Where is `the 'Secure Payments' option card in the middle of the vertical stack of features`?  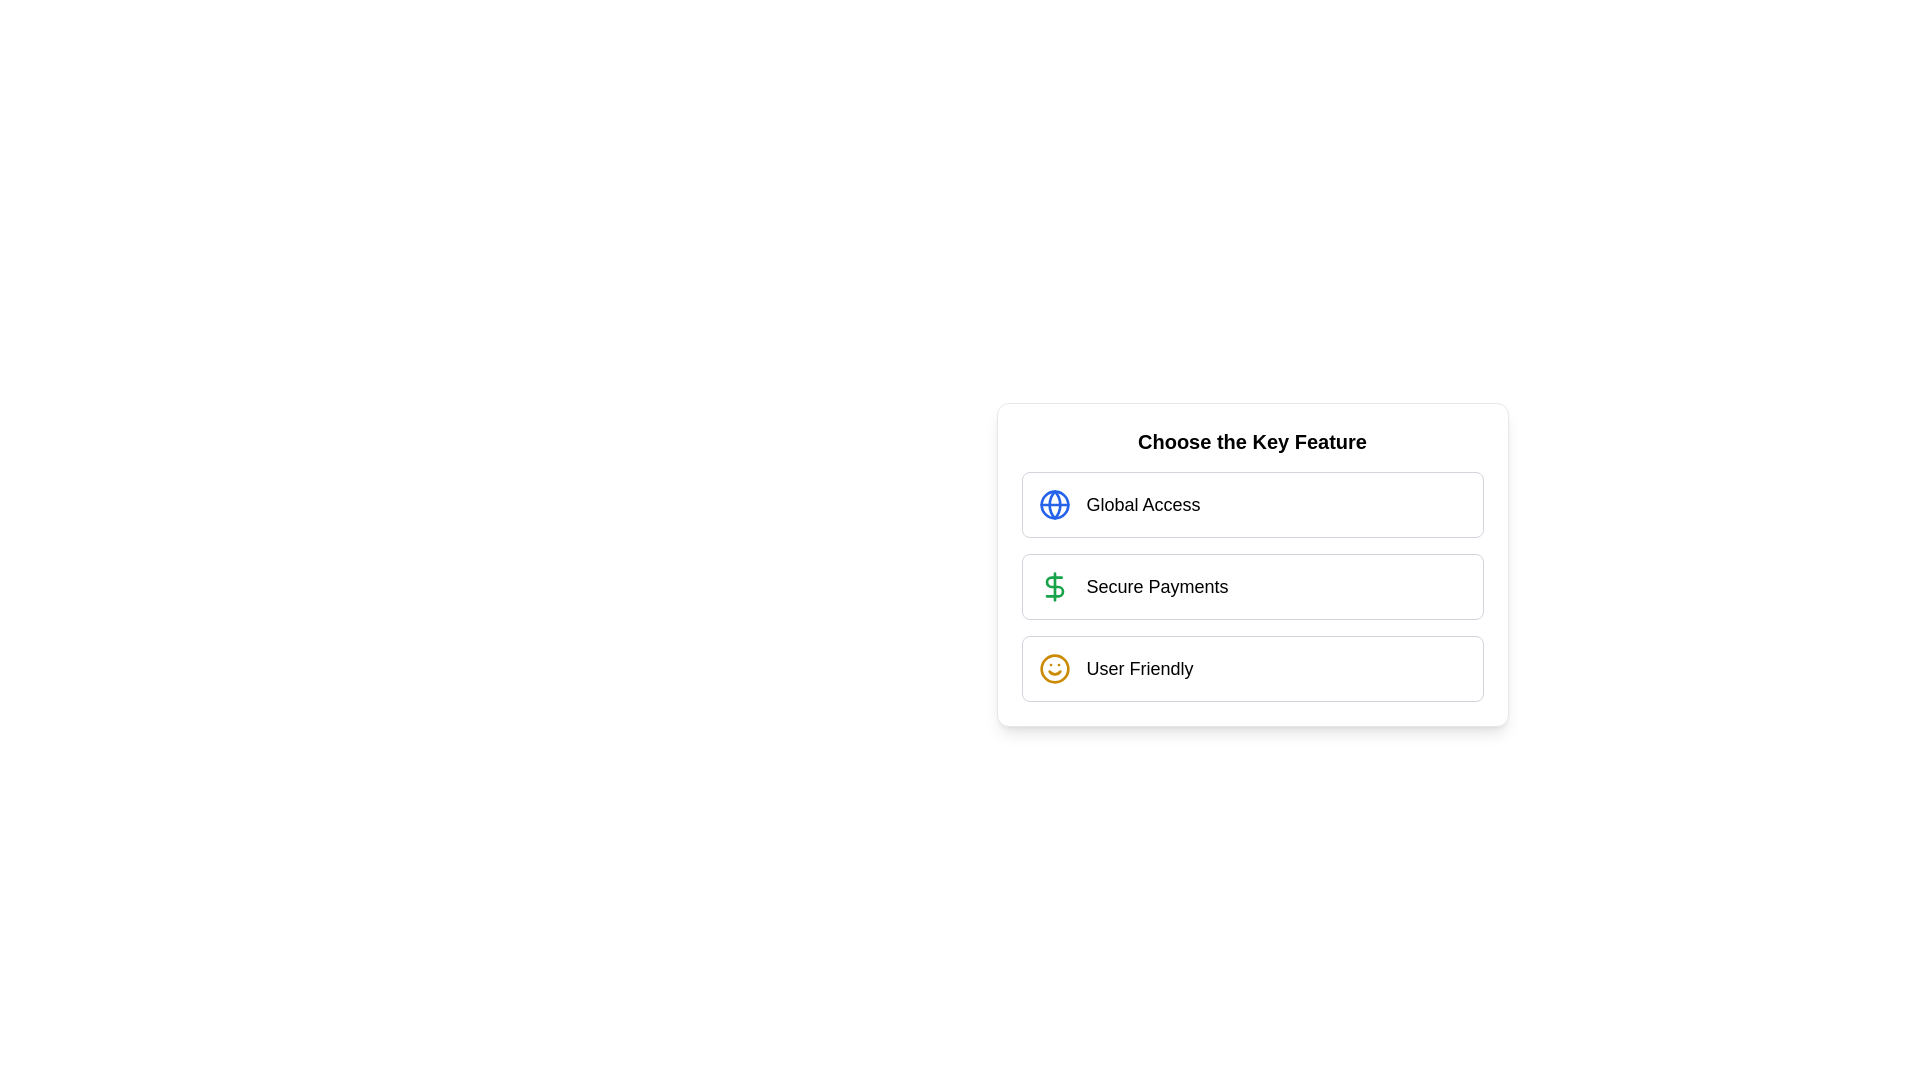
the 'Secure Payments' option card in the middle of the vertical stack of features is located at coordinates (1251, 585).